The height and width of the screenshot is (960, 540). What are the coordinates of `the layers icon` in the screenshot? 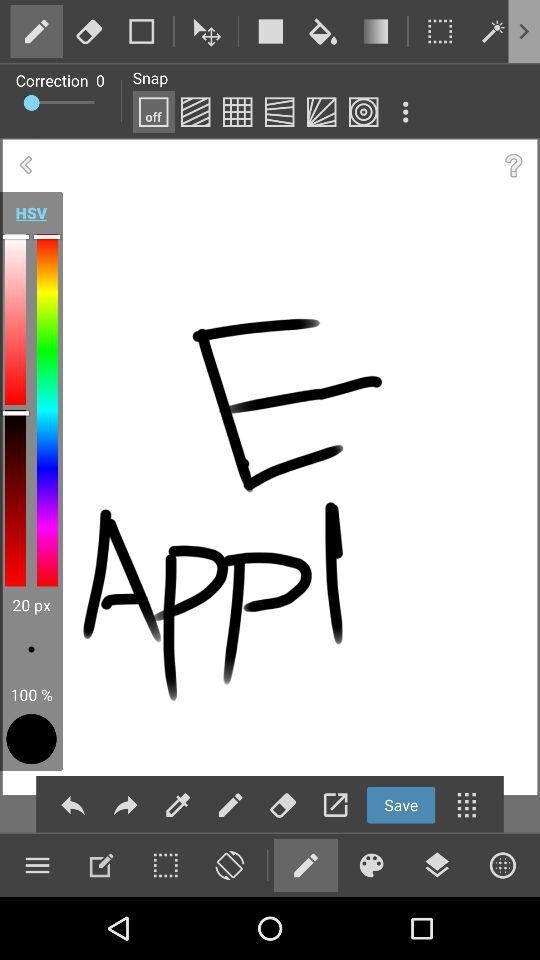 It's located at (436, 864).